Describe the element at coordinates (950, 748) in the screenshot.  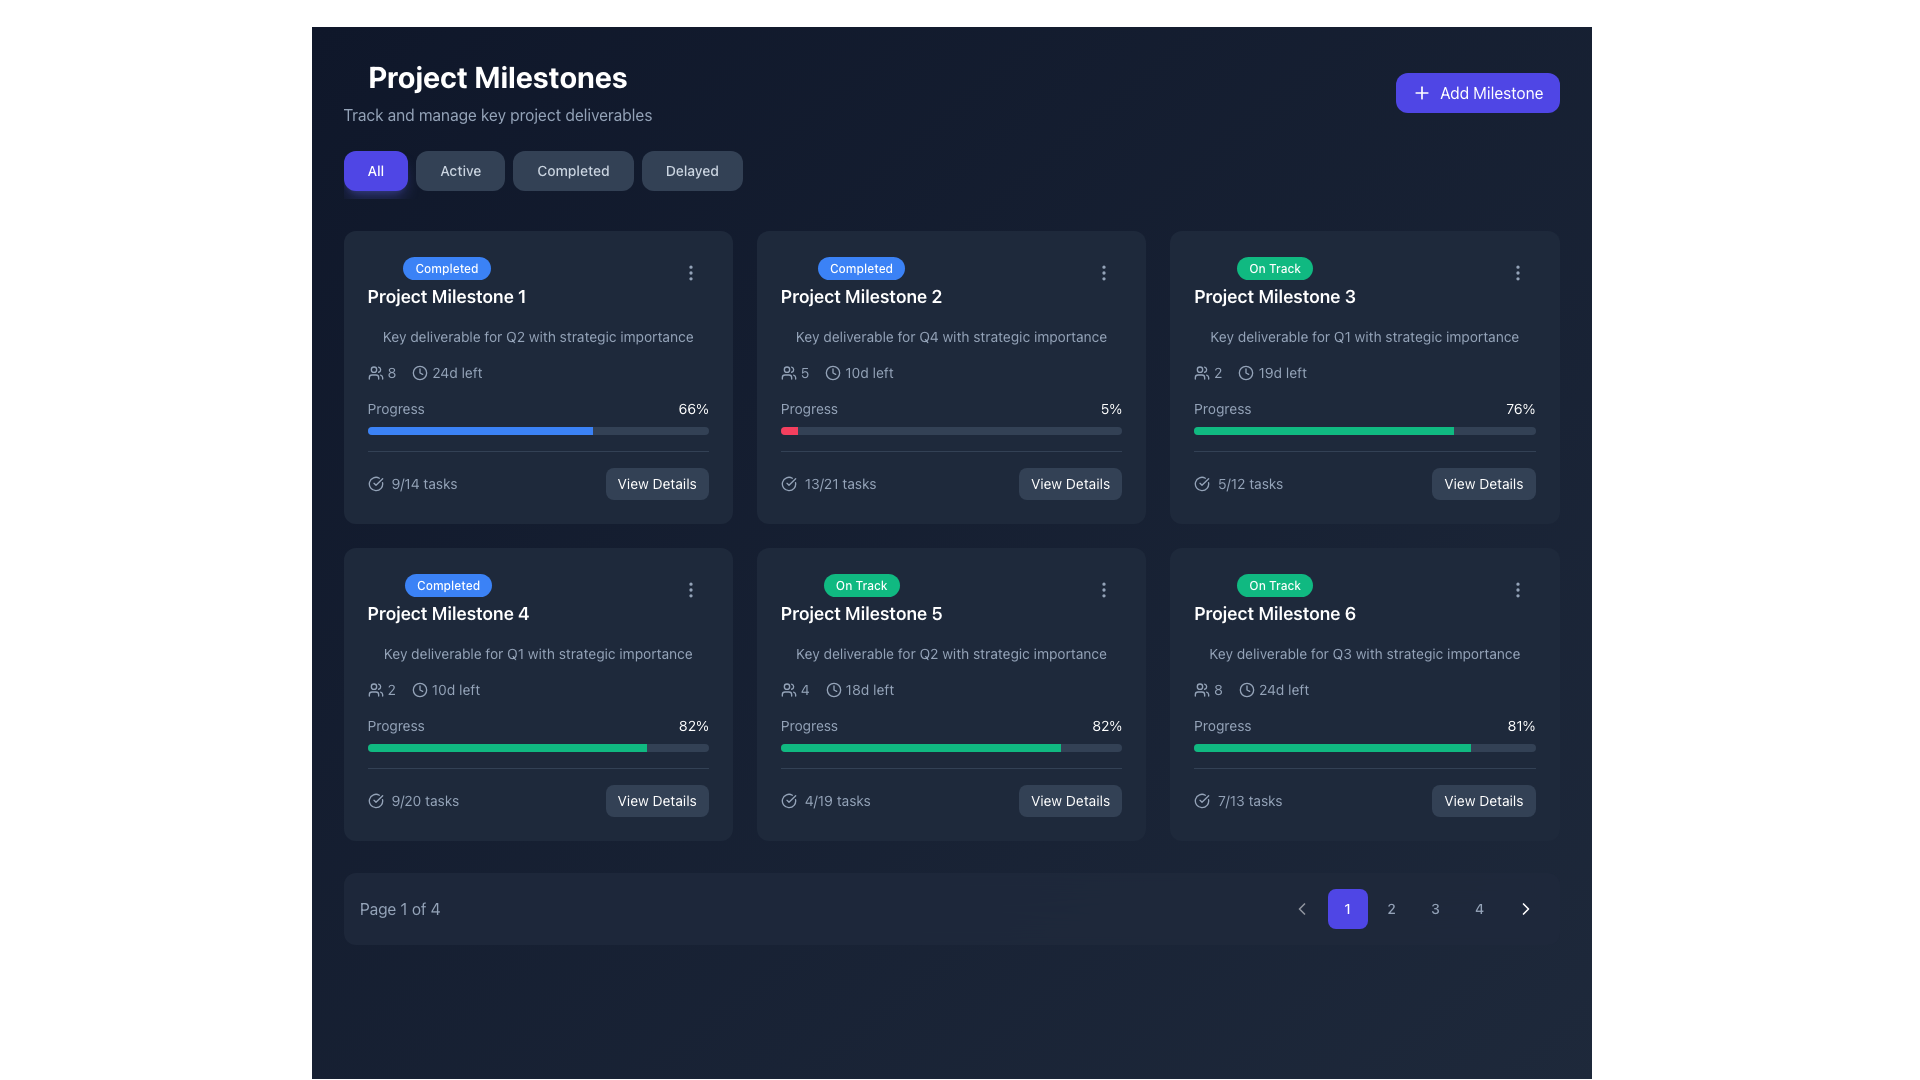
I see `the progress bar located within the 'Project Milestone 5' card, below the 'Progress' text and '82%', in the bottom left quadrant of the third row of the dashboard grid layout` at that location.